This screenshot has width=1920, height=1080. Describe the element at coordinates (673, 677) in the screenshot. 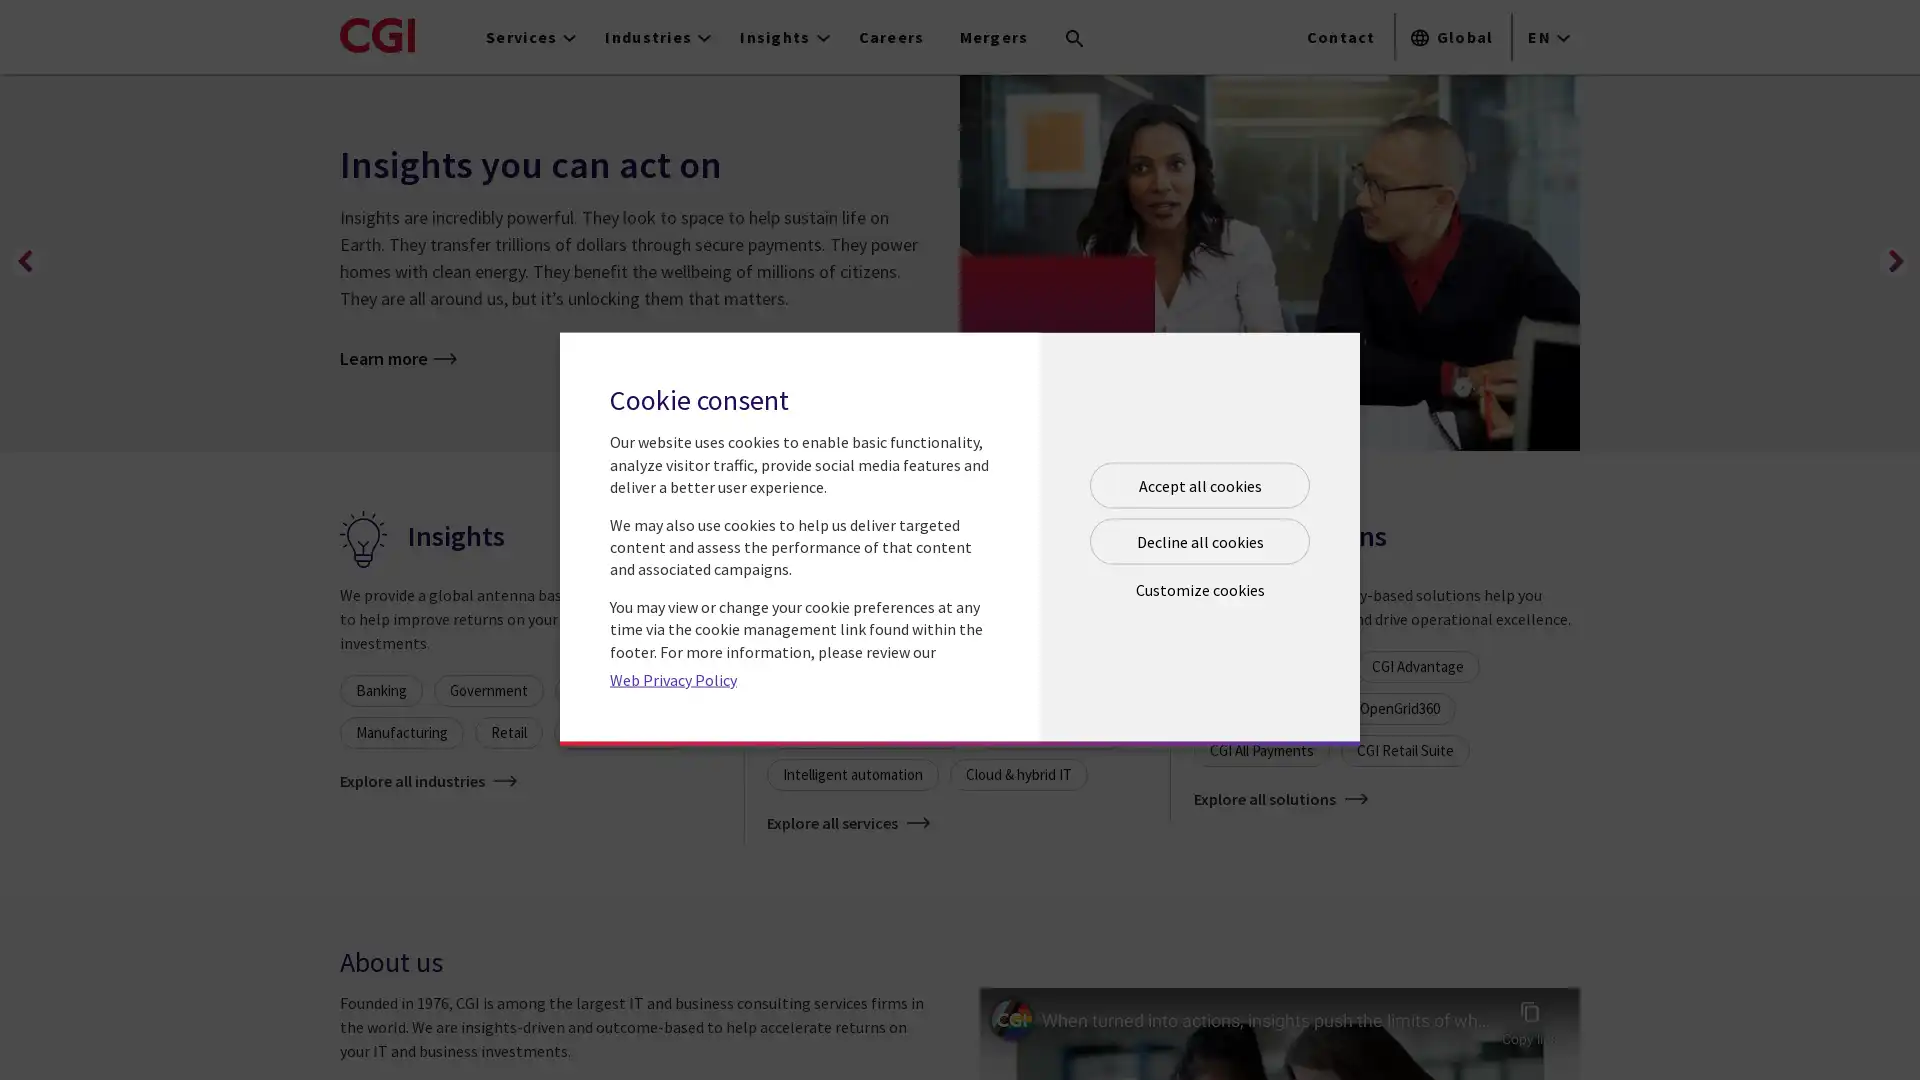

I see `Web Privacy Policy` at that location.